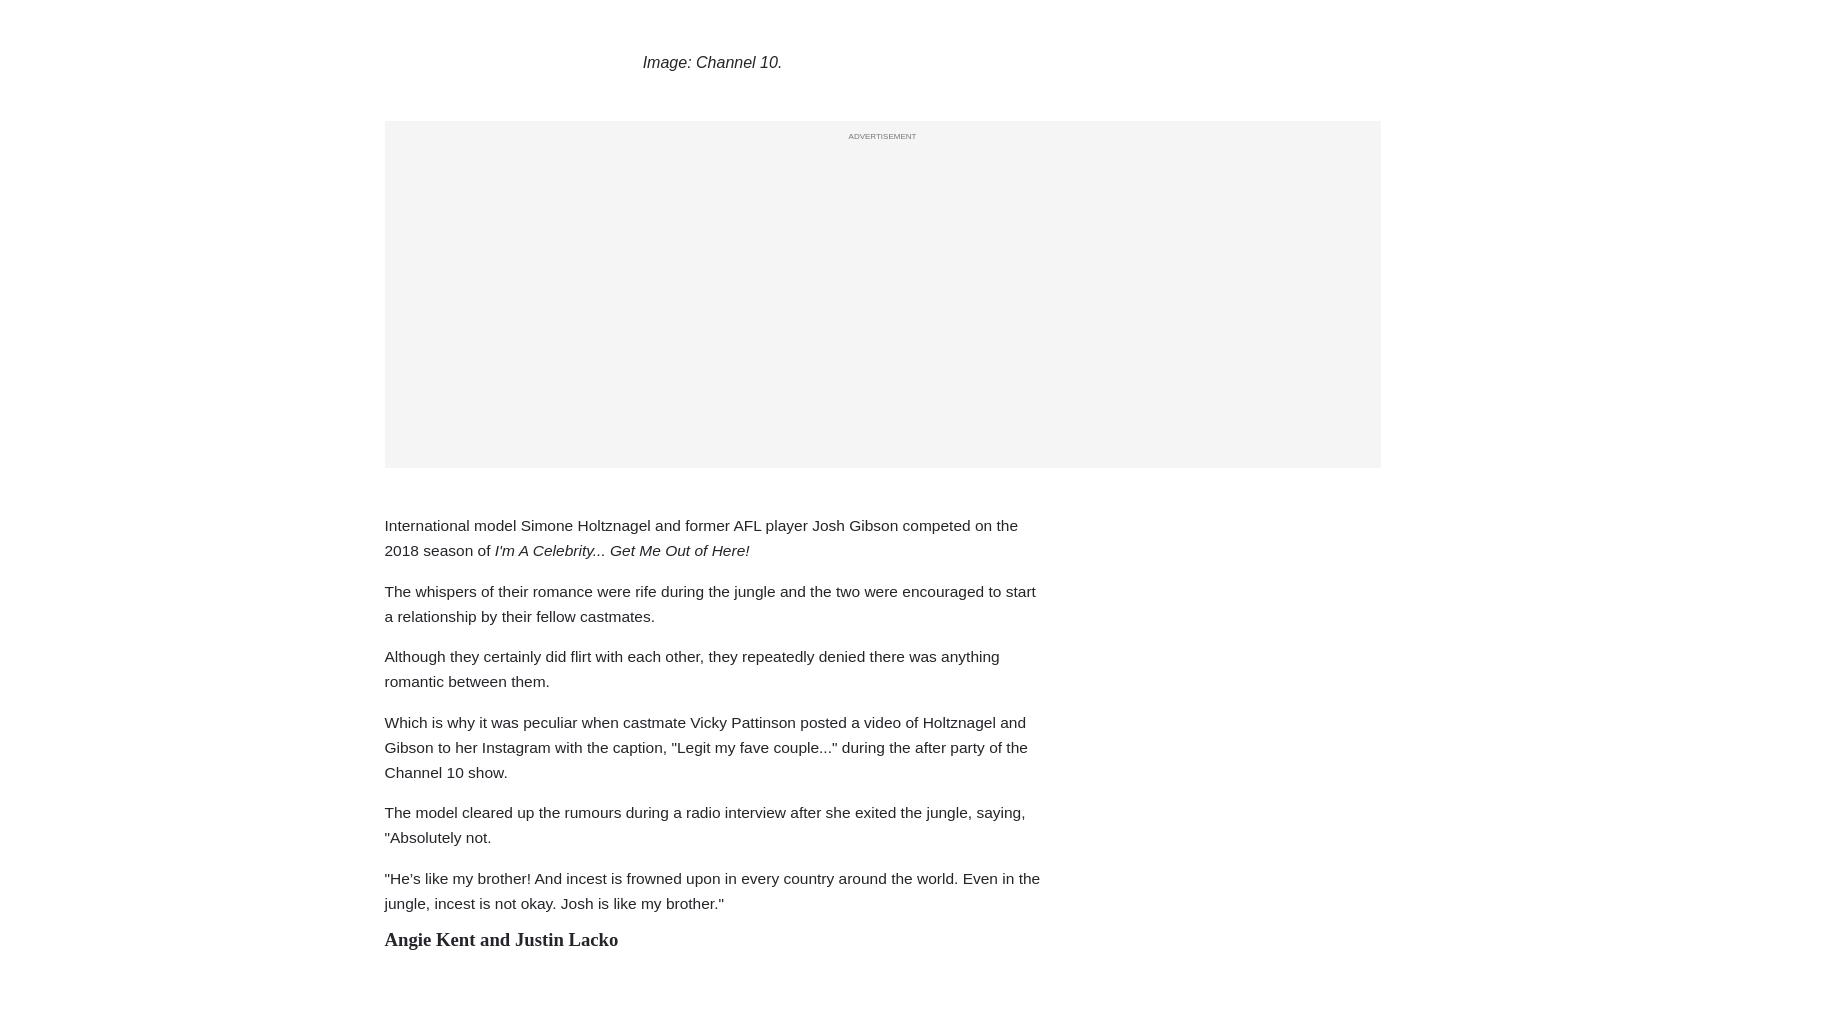 This screenshot has height=1032, width=1843. I want to click on 'The model cleared up the rumours during a radio interview after she exited the jungle, saying, "Absolutely not.', so click(703, 824).